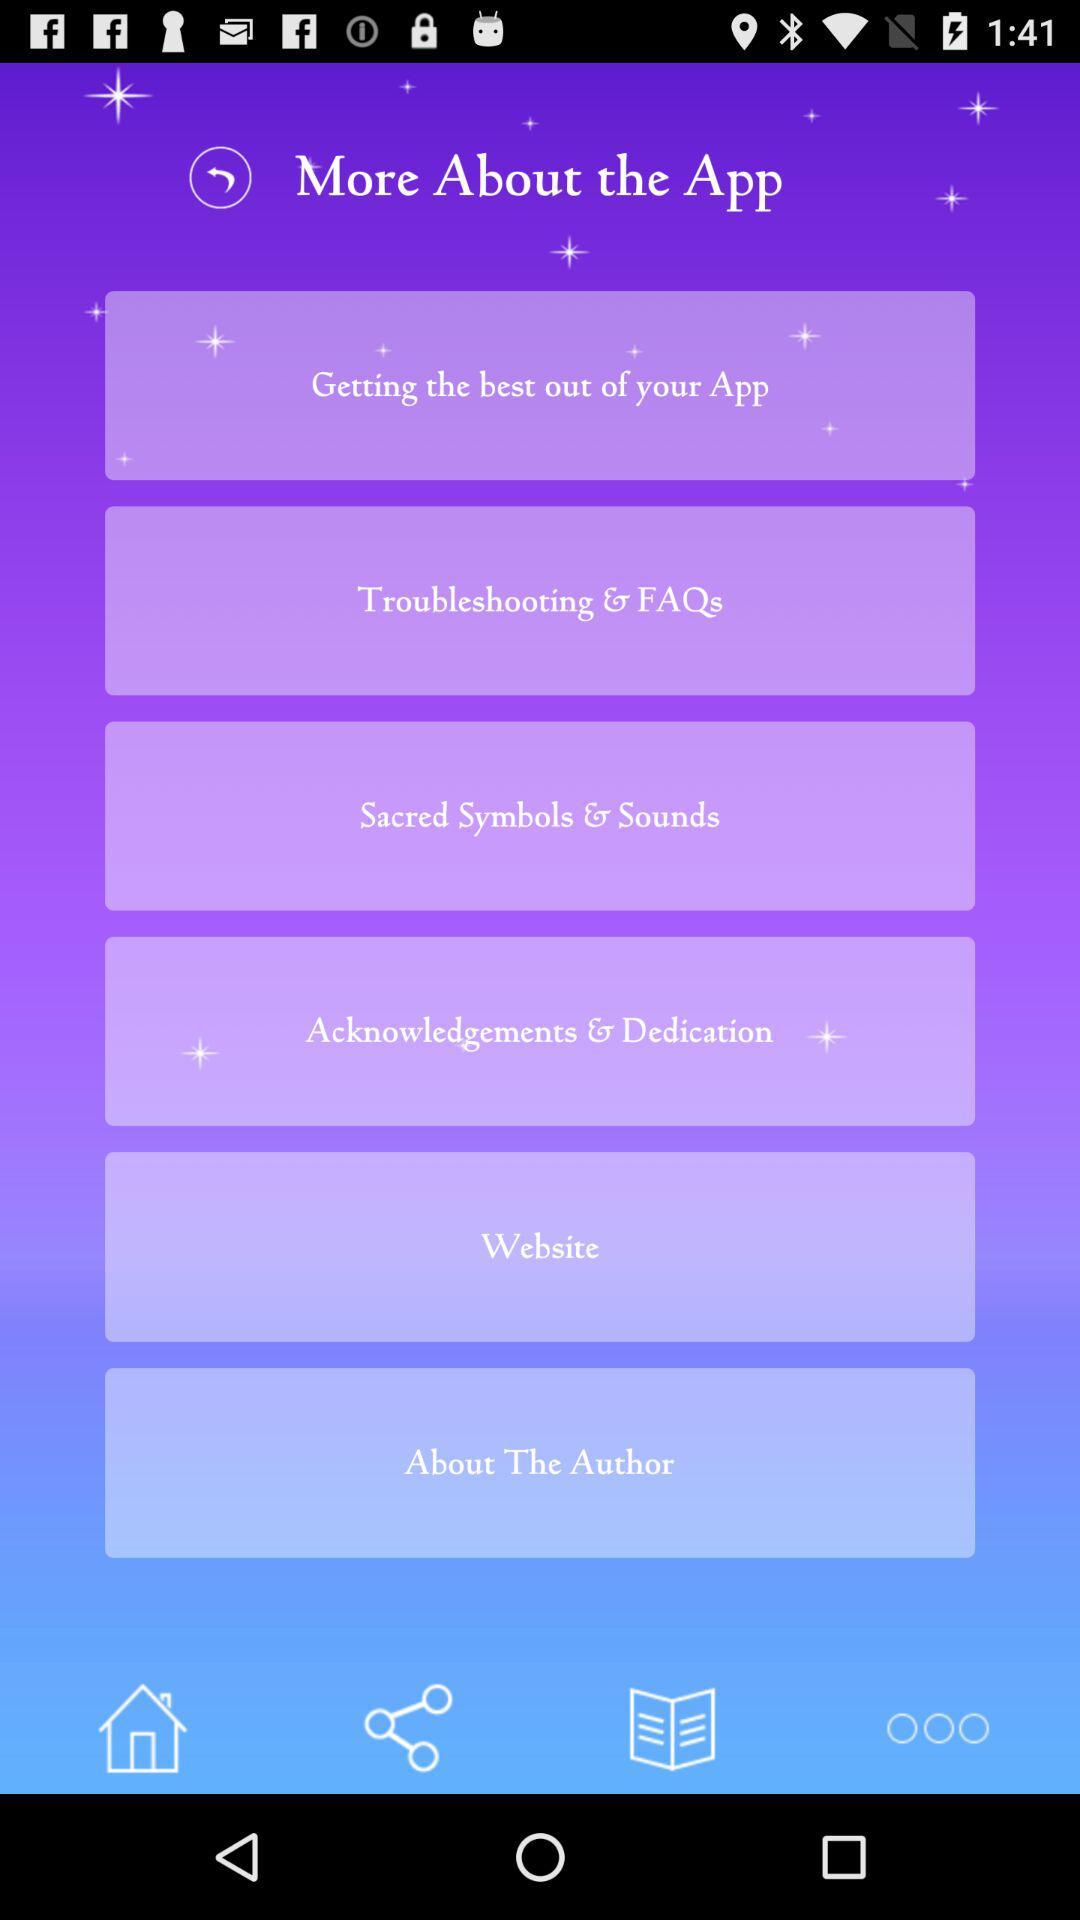  Describe the element at coordinates (406, 1727) in the screenshot. I see `links` at that location.